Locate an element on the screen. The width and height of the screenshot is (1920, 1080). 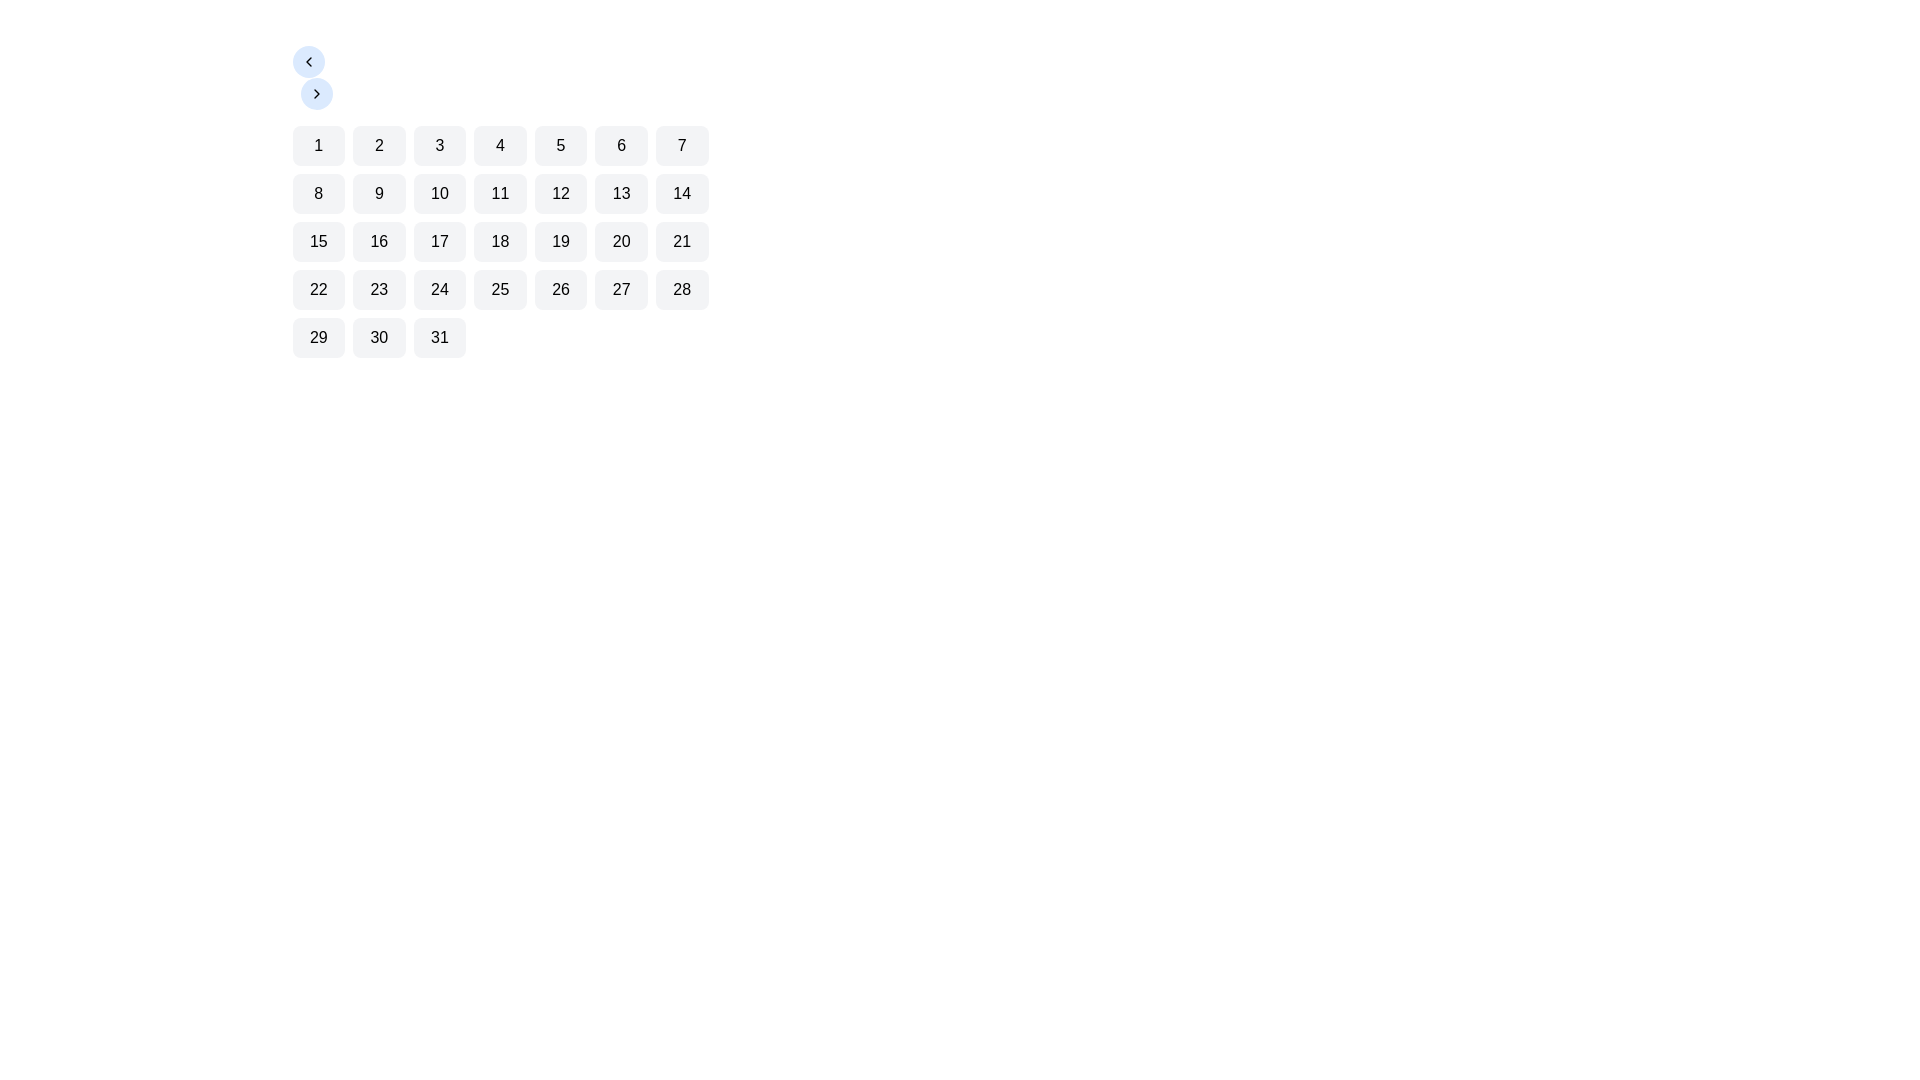
the rectangular button displaying the number '5', which is located in the first row and the fifth column of a grid layout is located at coordinates (560, 145).